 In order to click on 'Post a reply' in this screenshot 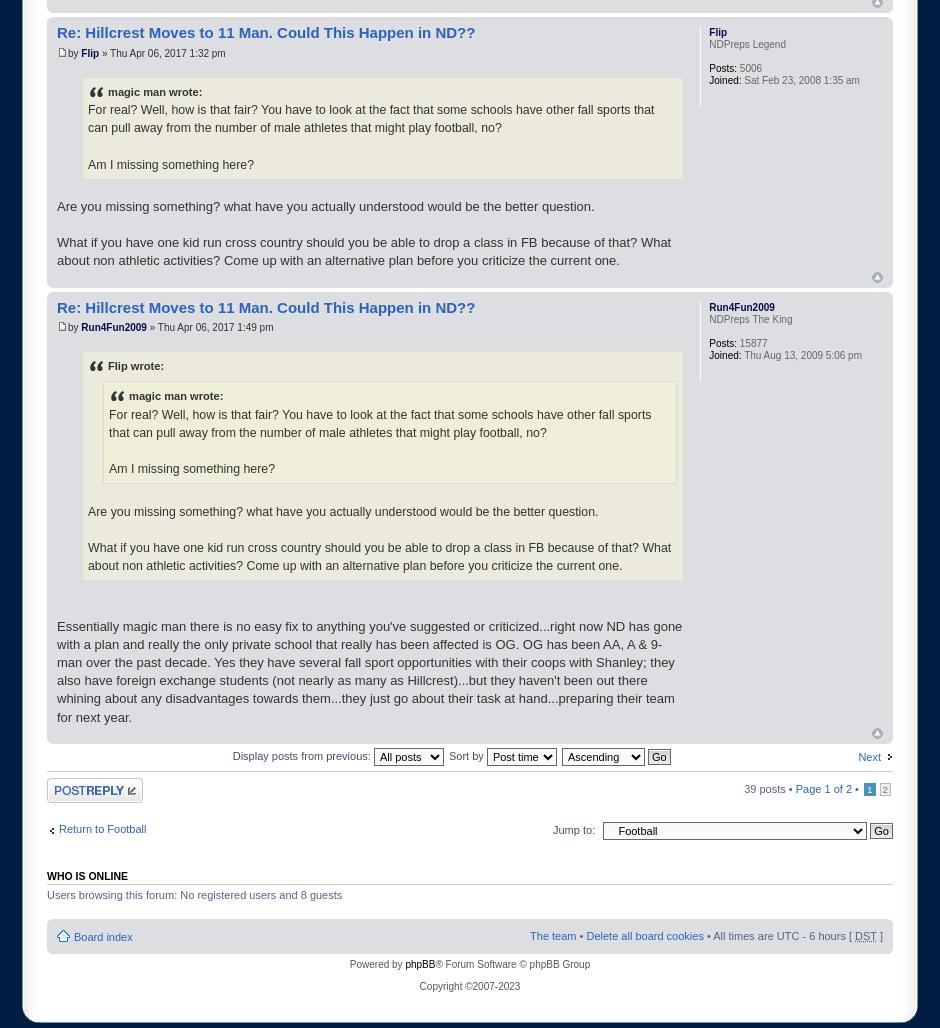, I will do `click(75, 783)`.